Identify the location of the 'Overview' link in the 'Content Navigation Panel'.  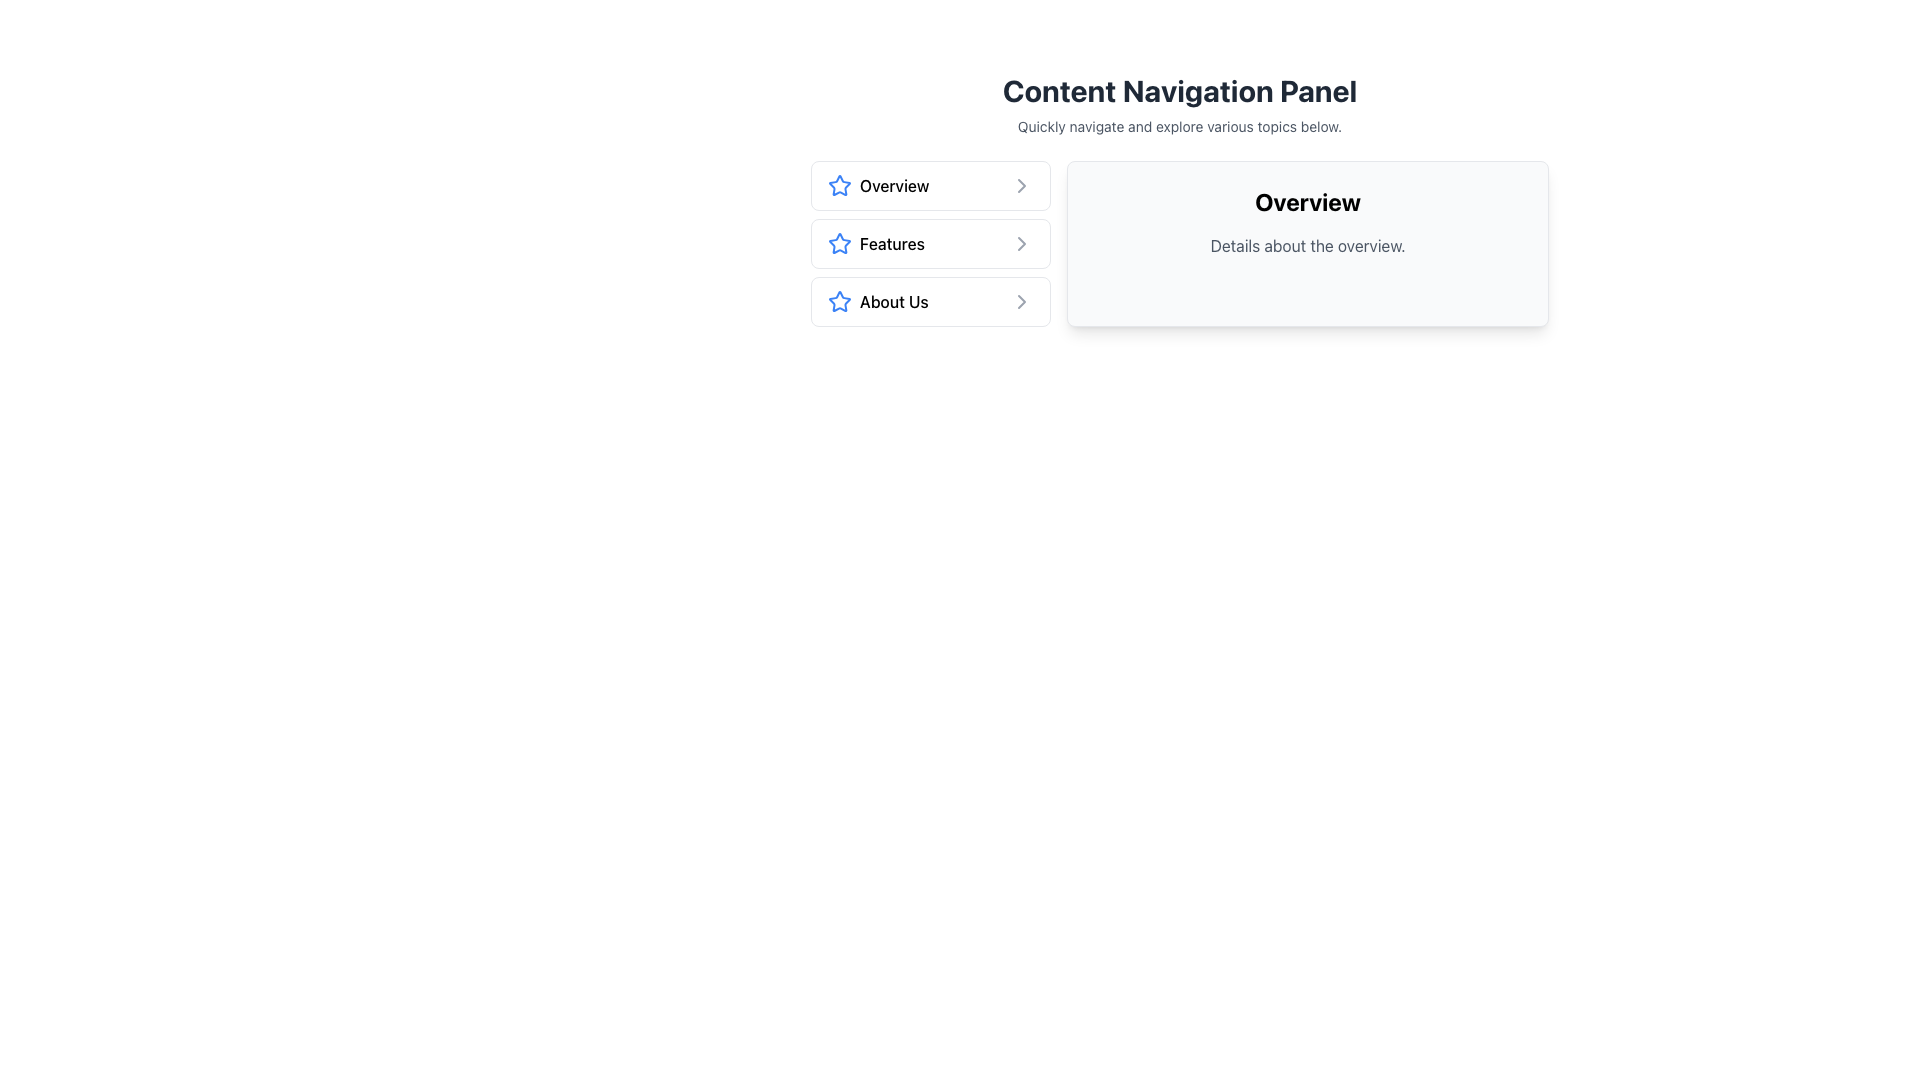
(1180, 200).